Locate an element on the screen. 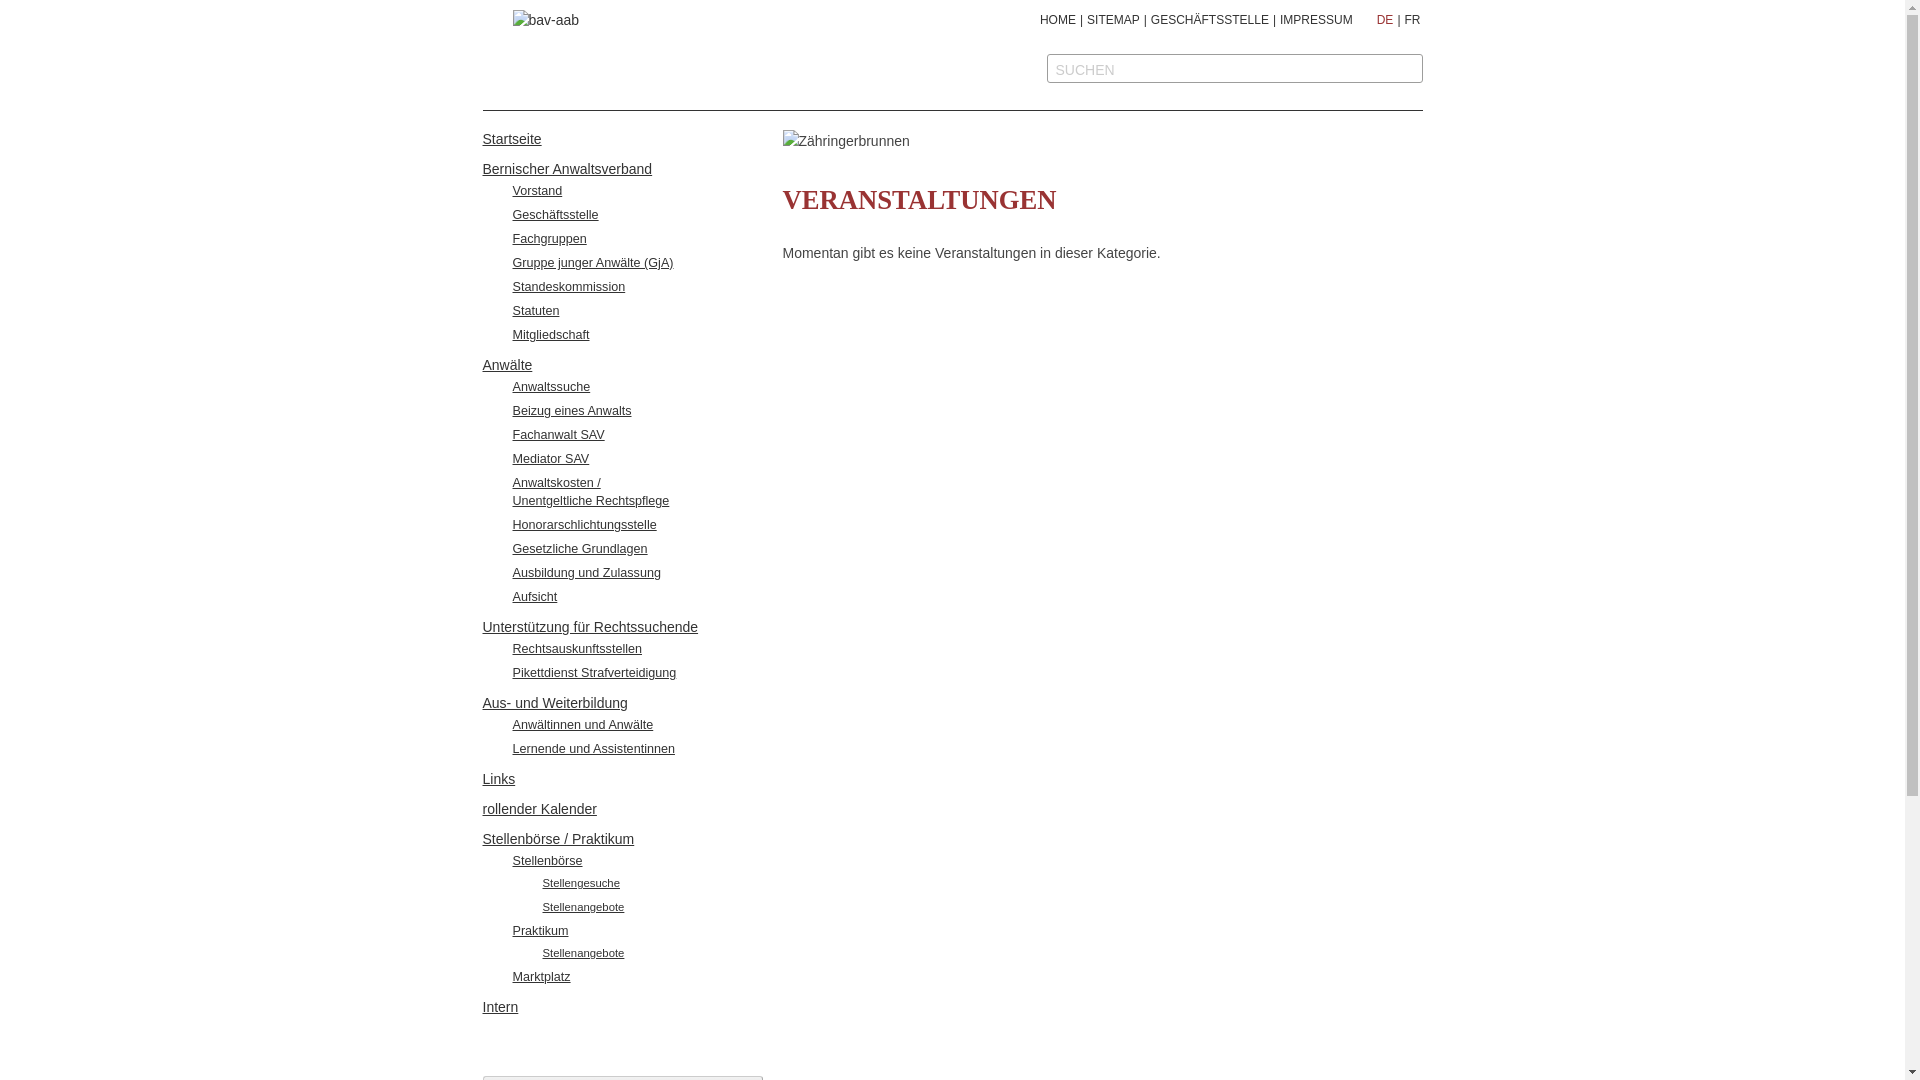 The height and width of the screenshot is (1080, 1920). 'SITEMAP' is located at coordinates (1085, 19).